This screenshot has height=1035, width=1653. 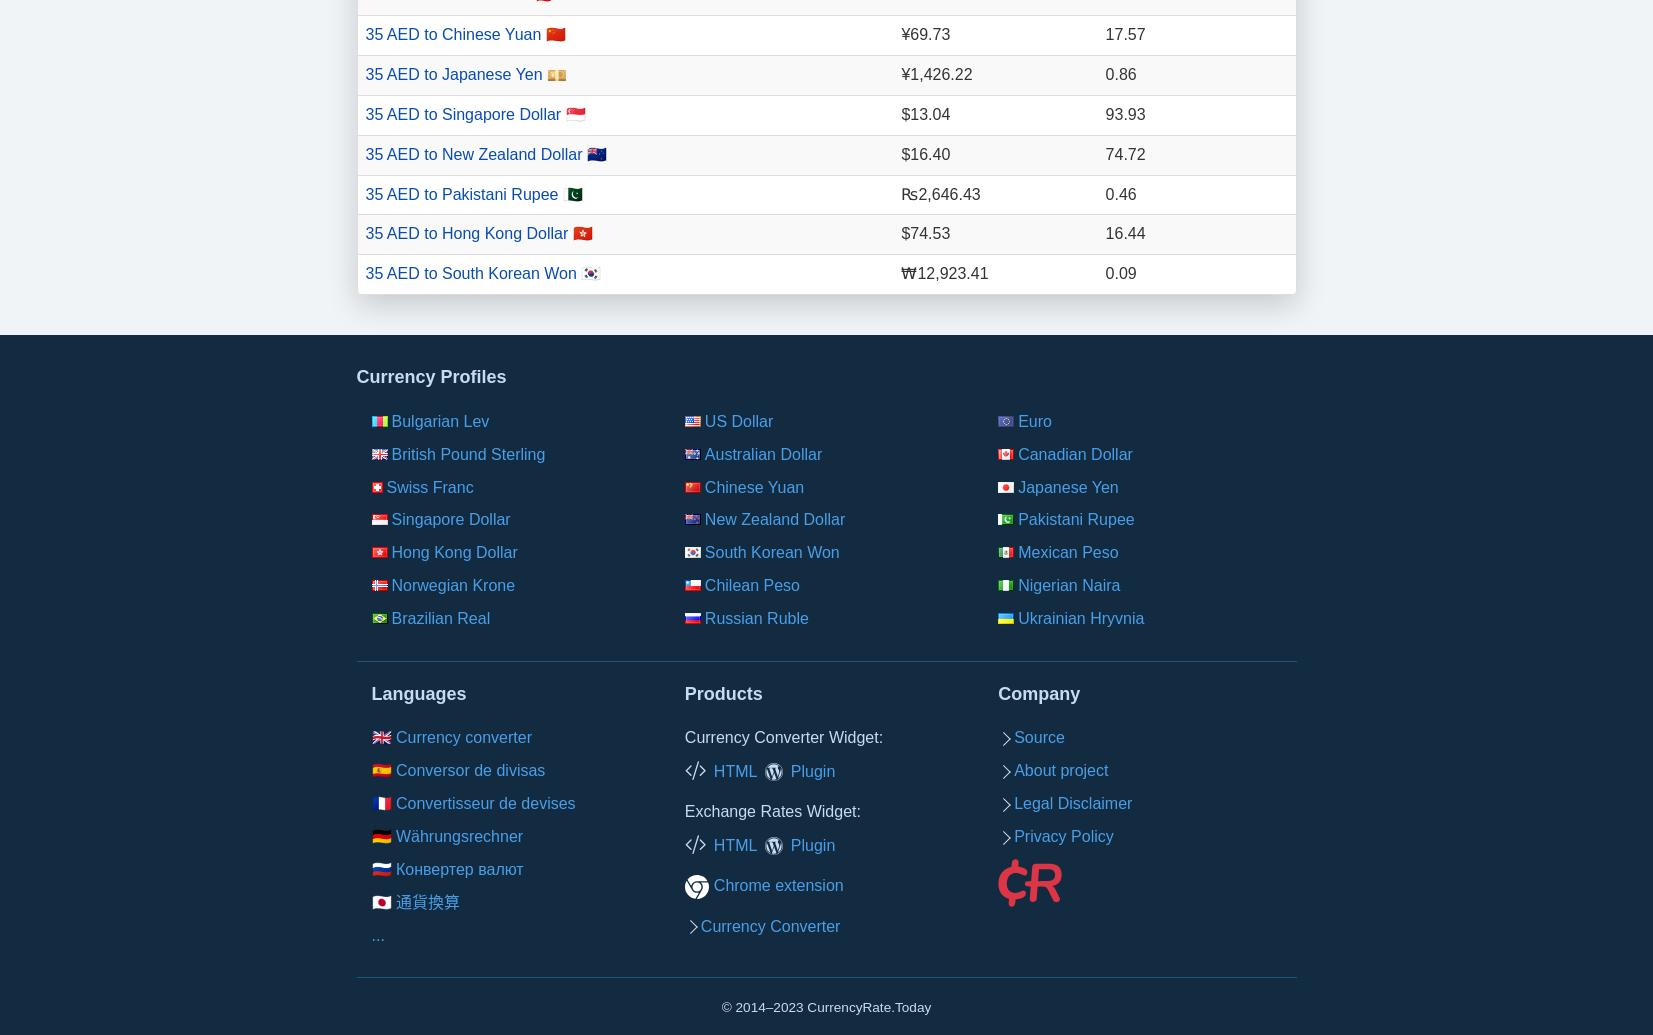 What do you see at coordinates (471, 273) in the screenshot?
I see `'35 AED to South Korean Won'` at bounding box center [471, 273].